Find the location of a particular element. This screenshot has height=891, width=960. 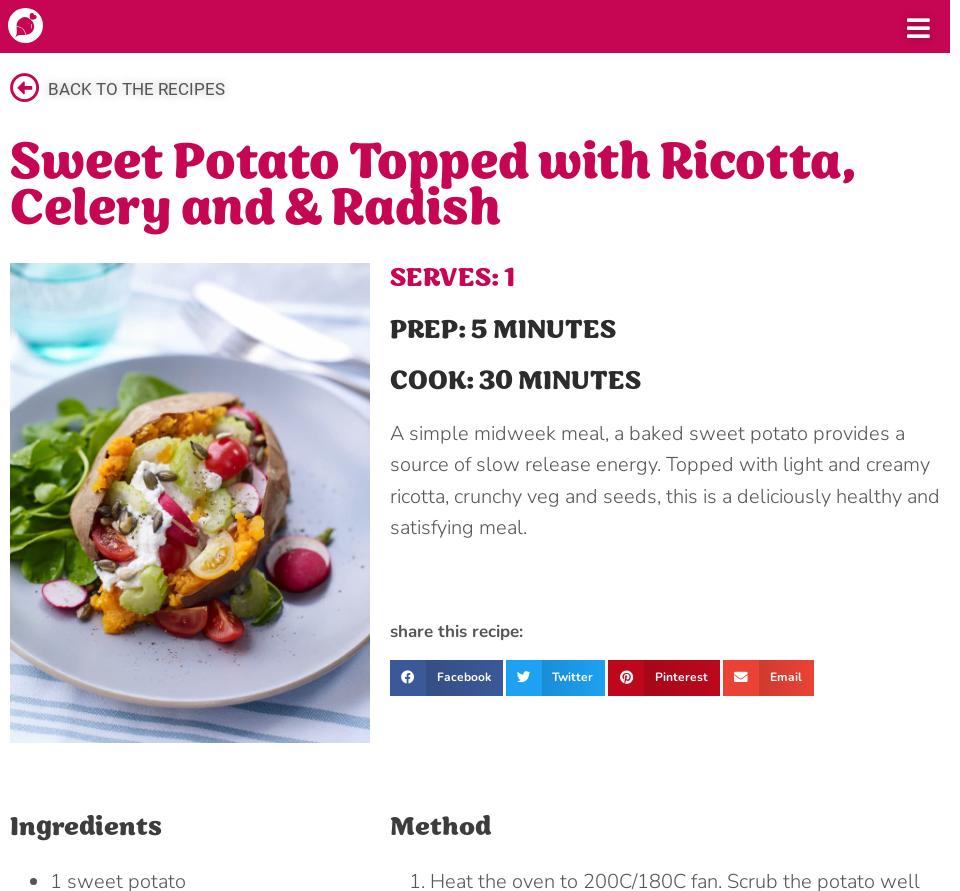

'COOK: 30 minutes' is located at coordinates (513, 381).